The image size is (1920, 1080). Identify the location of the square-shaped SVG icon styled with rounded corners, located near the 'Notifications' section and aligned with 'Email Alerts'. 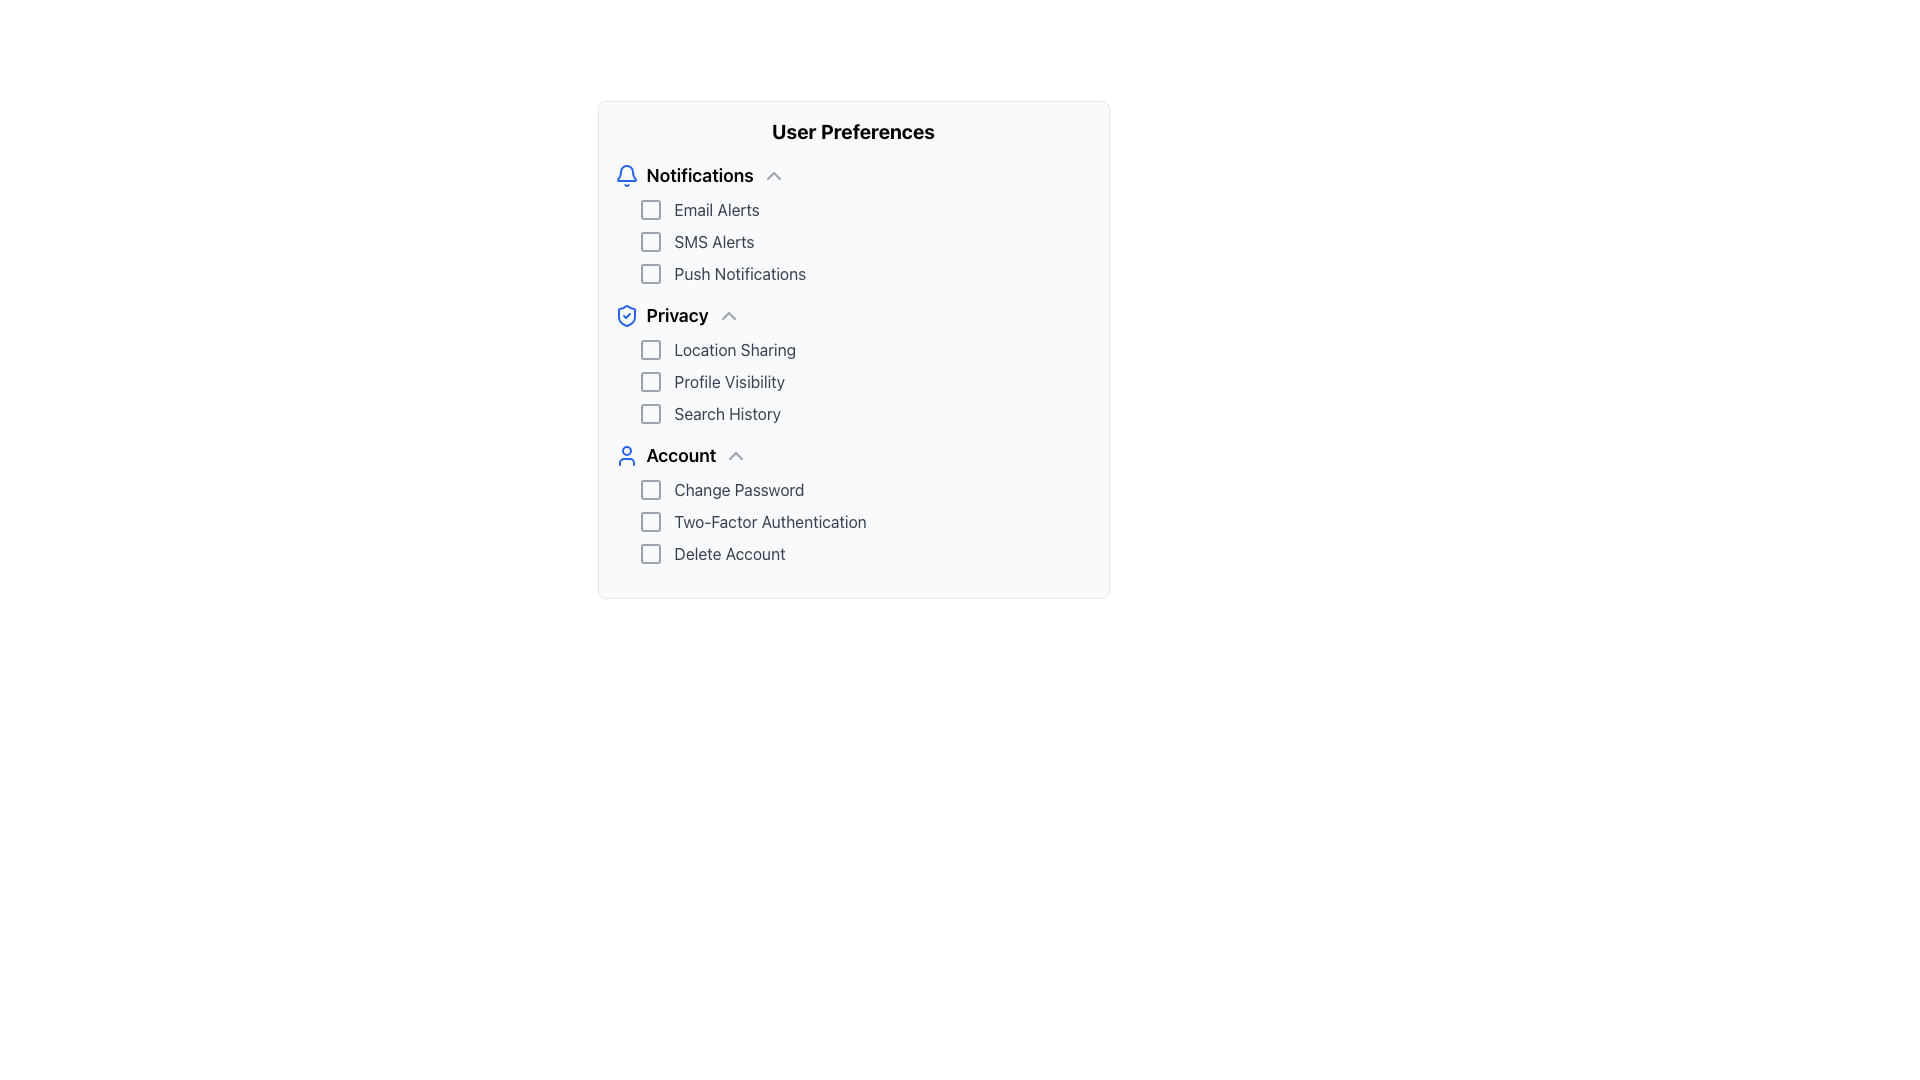
(650, 209).